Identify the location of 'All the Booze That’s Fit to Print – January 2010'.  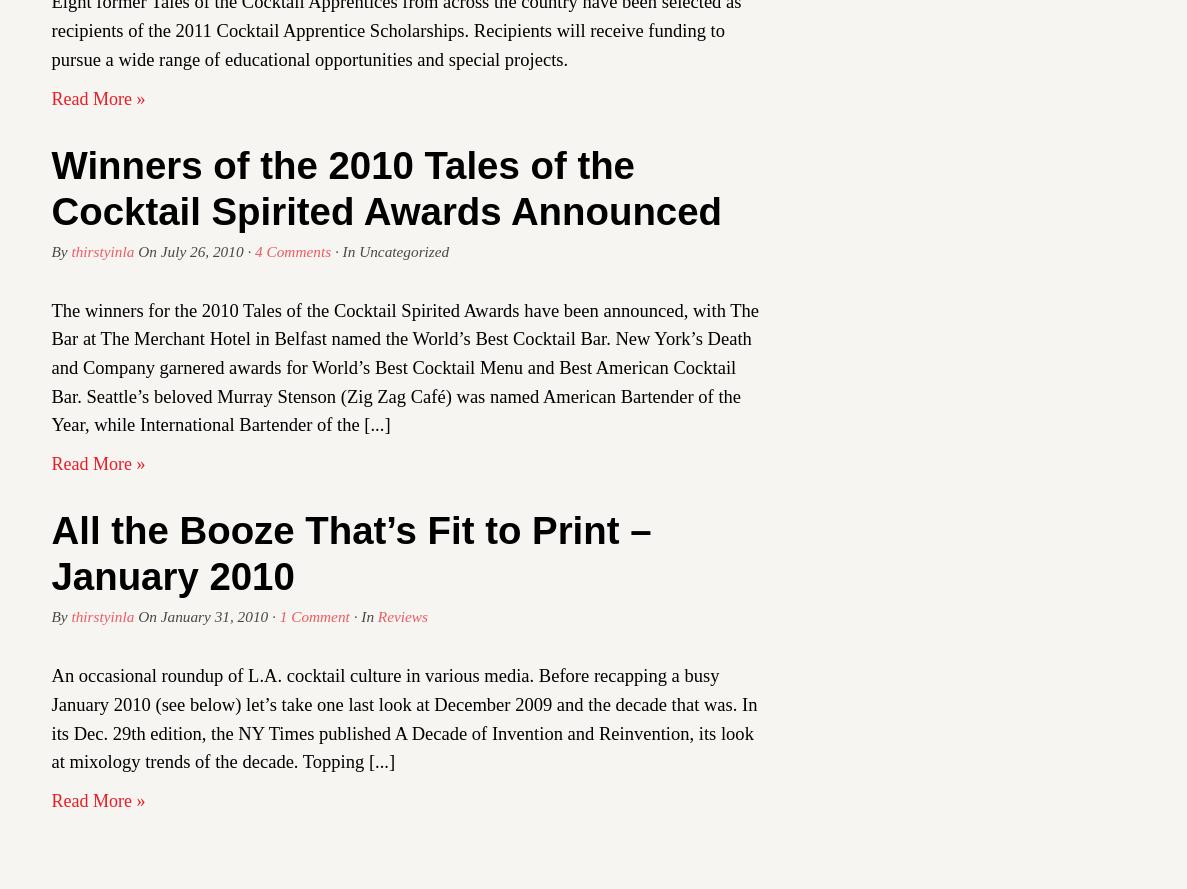
(349, 553).